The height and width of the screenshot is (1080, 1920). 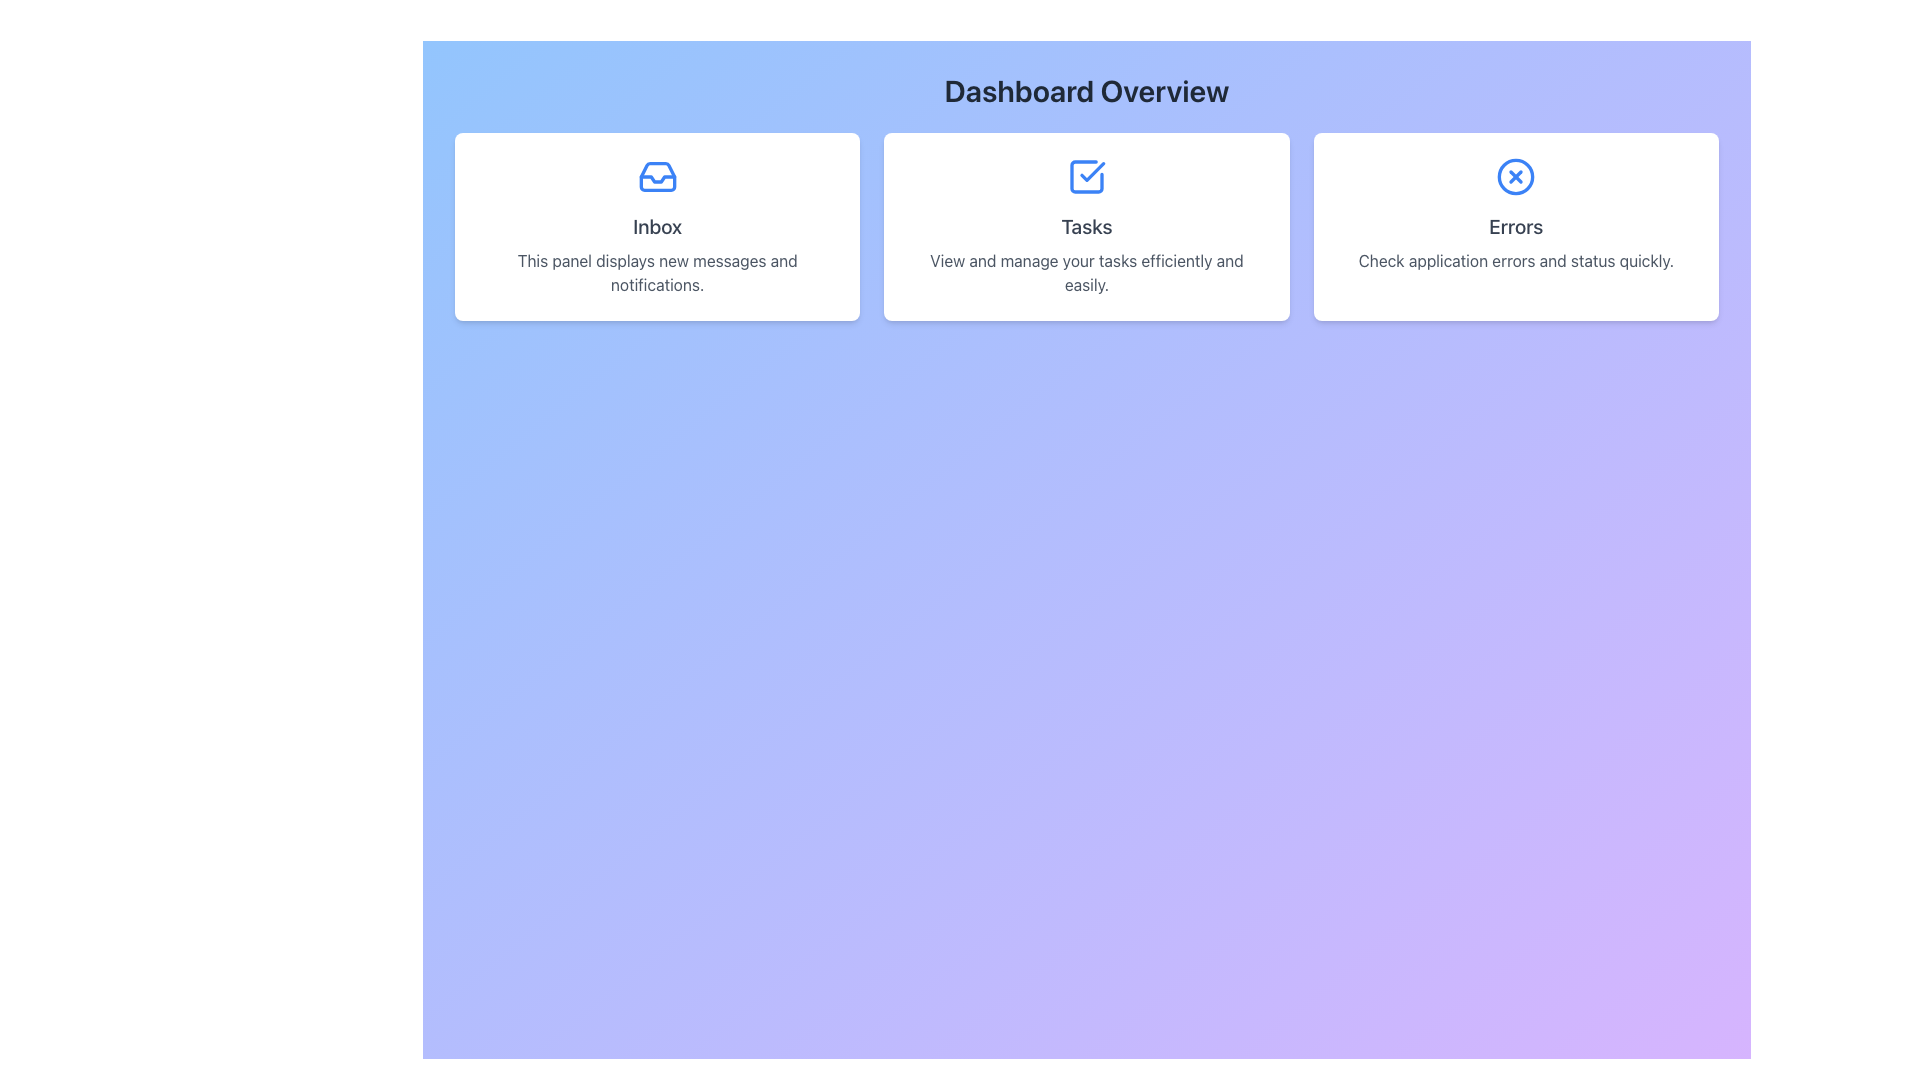 What do you see at coordinates (1516, 260) in the screenshot?
I see `the text element displaying 'Check application errors and status quickly.' located below the 'Errors' heading in the Dashboard Overview section` at bounding box center [1516, 260].